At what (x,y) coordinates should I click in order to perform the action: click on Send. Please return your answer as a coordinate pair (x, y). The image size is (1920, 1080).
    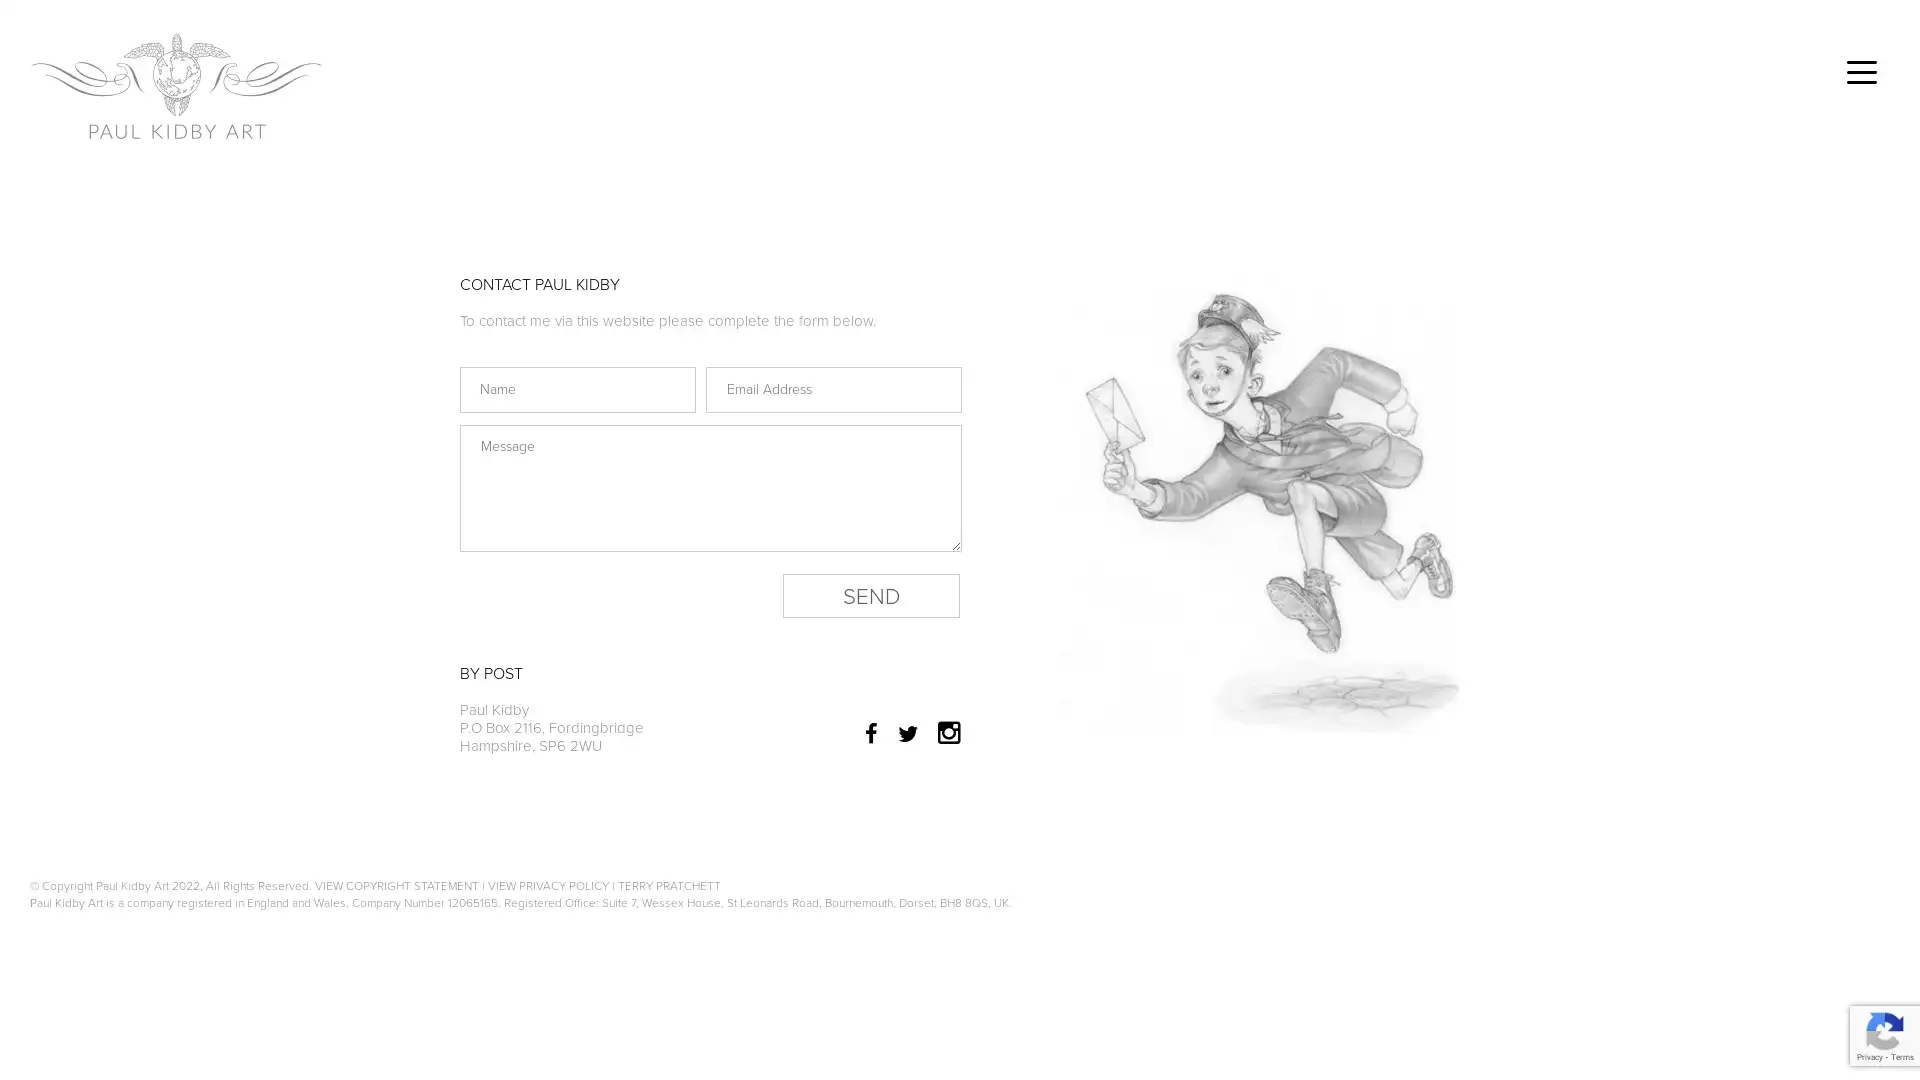
    Looking at the image, I should click on (871, 595).